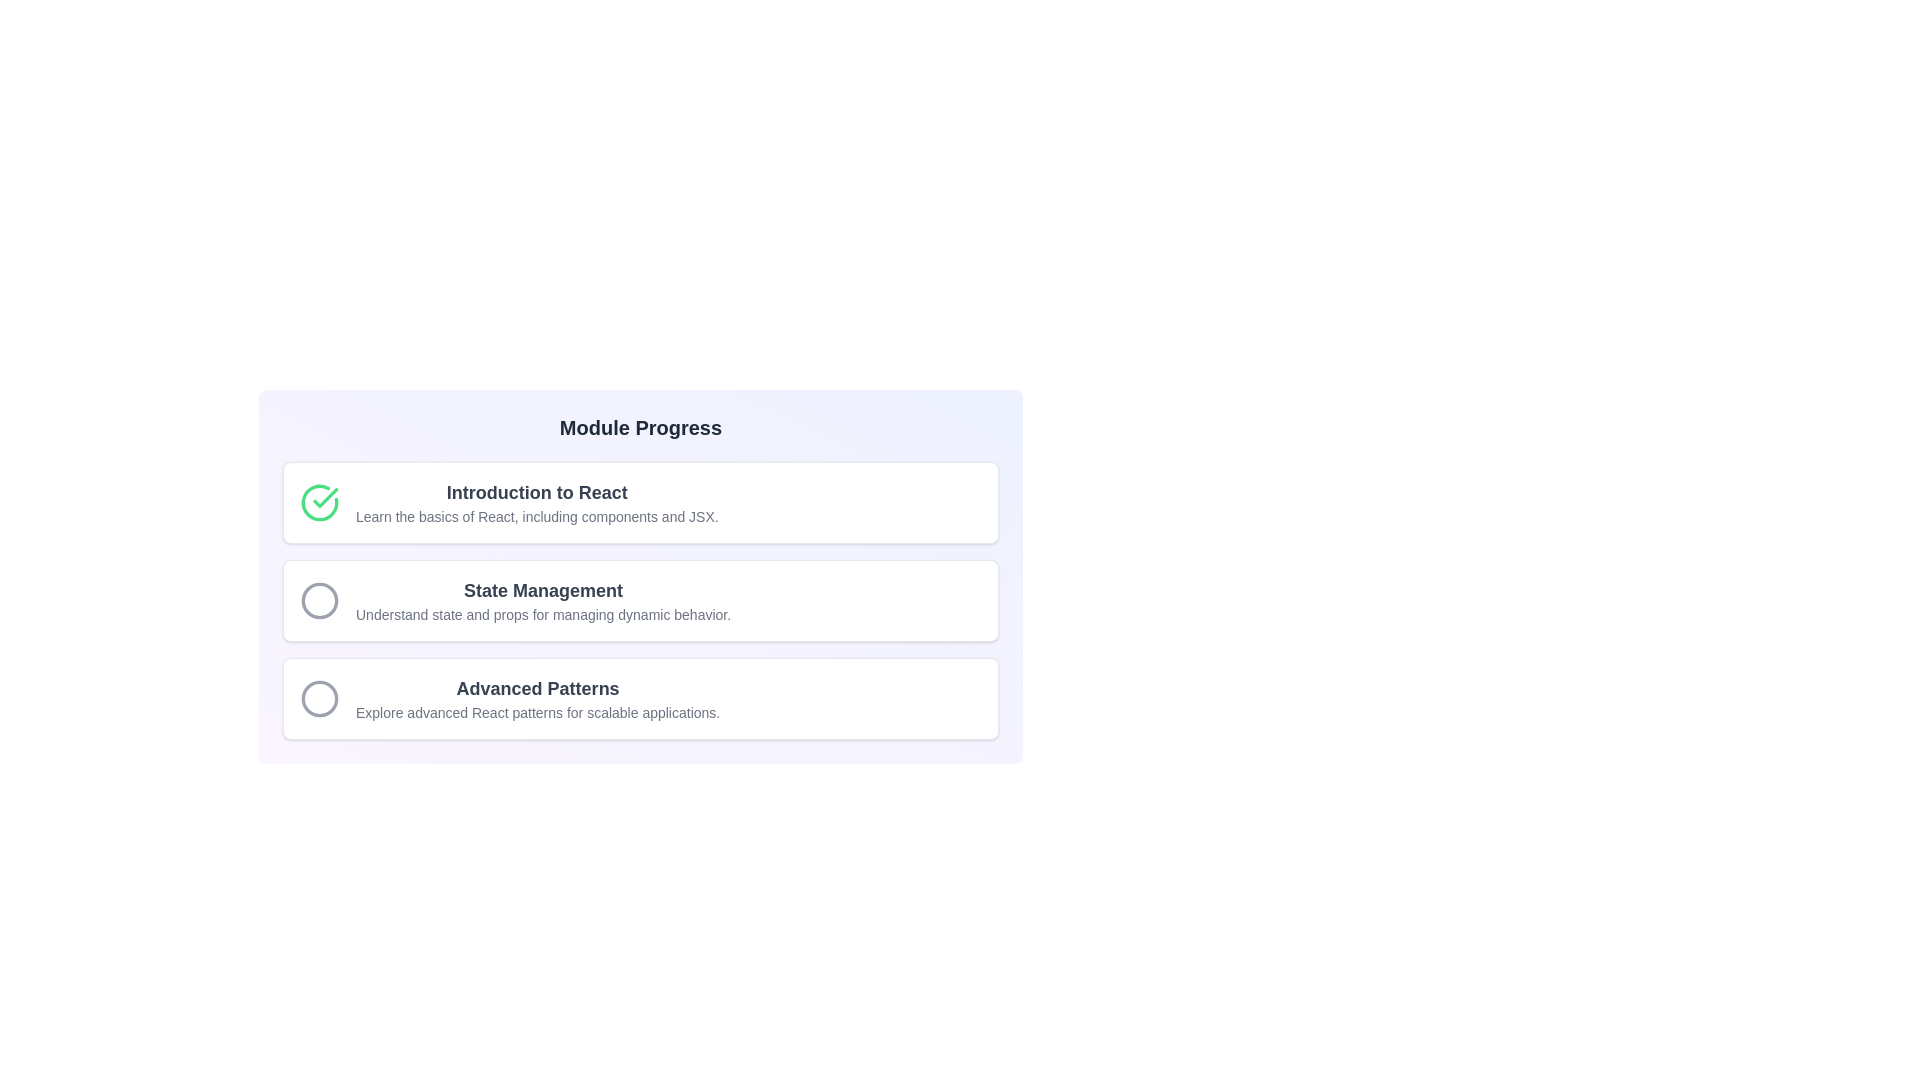  I want to click on the selectable course module item titled 'Advanced Patterns', so click(641, 697).